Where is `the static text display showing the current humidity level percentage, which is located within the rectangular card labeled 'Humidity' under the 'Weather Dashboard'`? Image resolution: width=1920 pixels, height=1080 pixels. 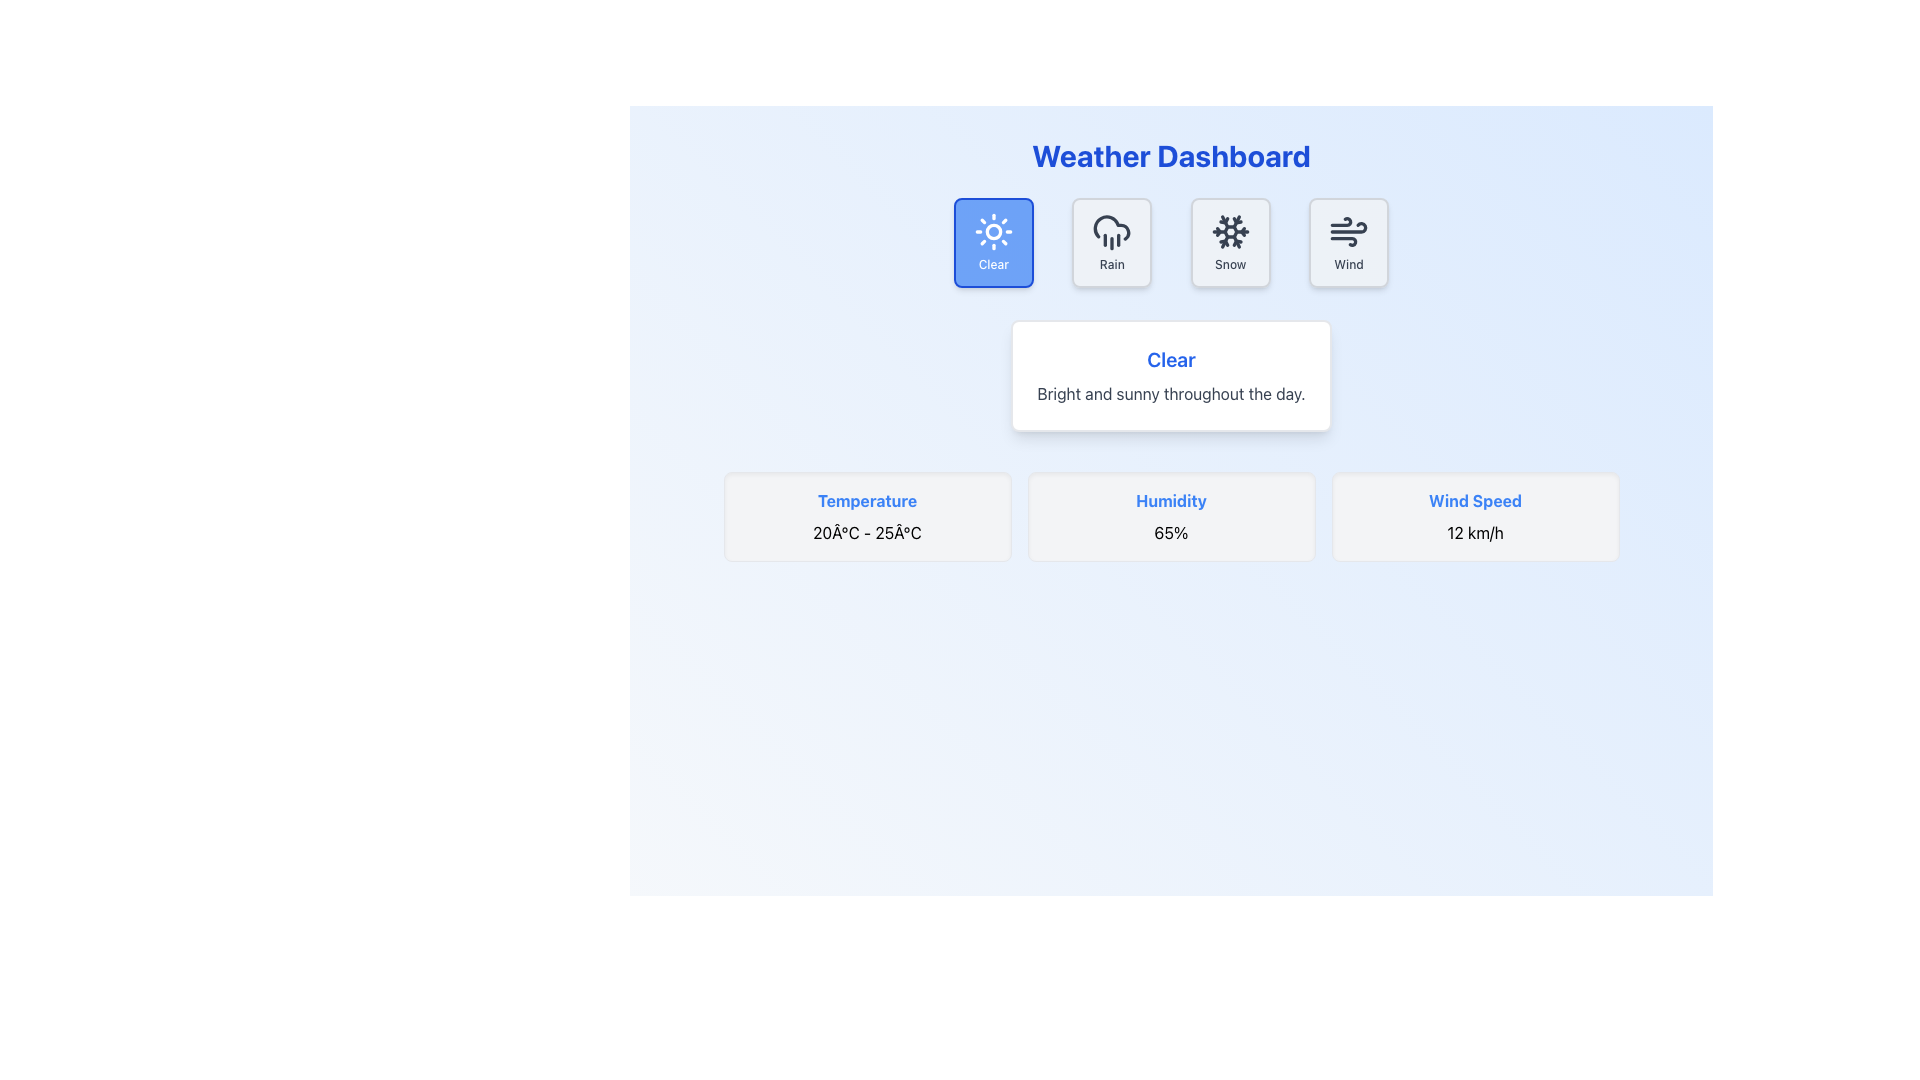 the static text display showing the current humidity level percentage, which is located within the rectangular card labeled 'Humidity' under the 'Weather Dashboard' is located at coordinates (1171, 531).